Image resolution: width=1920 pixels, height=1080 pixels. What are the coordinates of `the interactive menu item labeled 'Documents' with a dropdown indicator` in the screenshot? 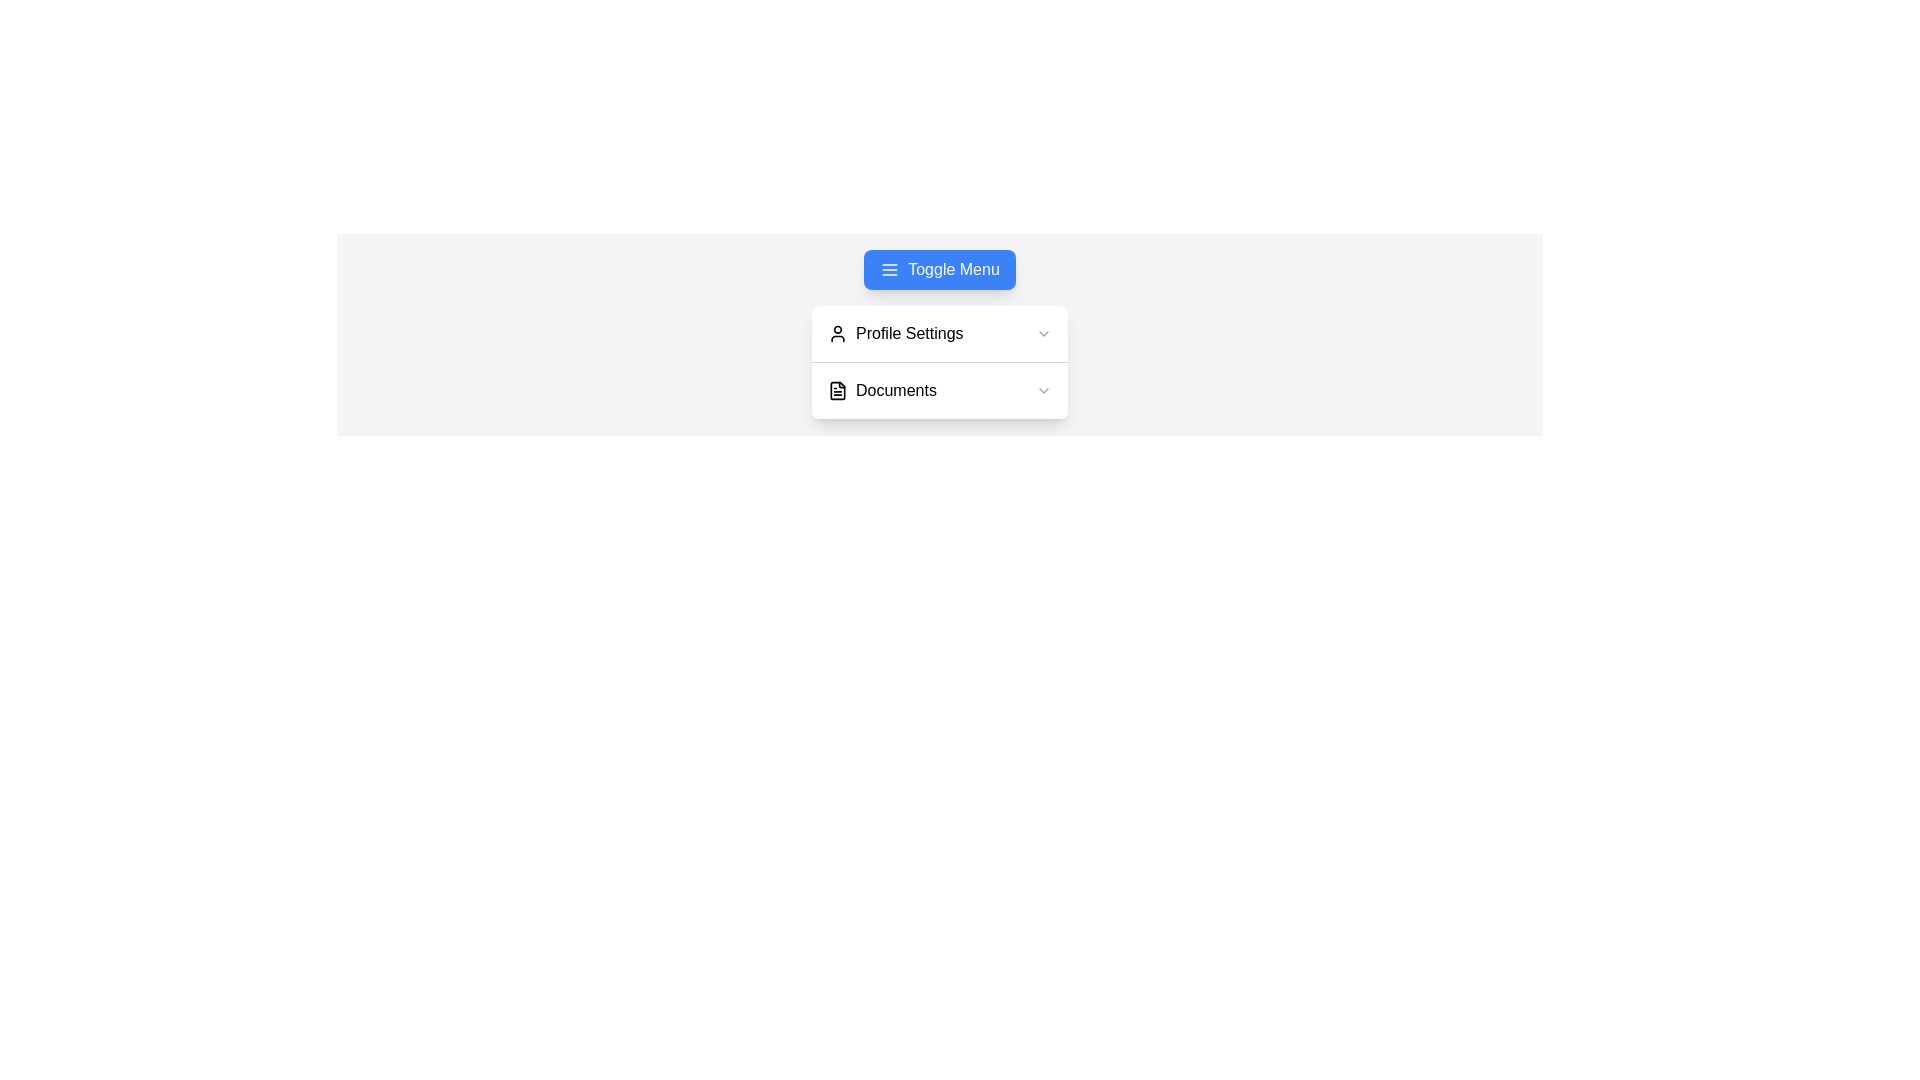 It's located at (939, 391).